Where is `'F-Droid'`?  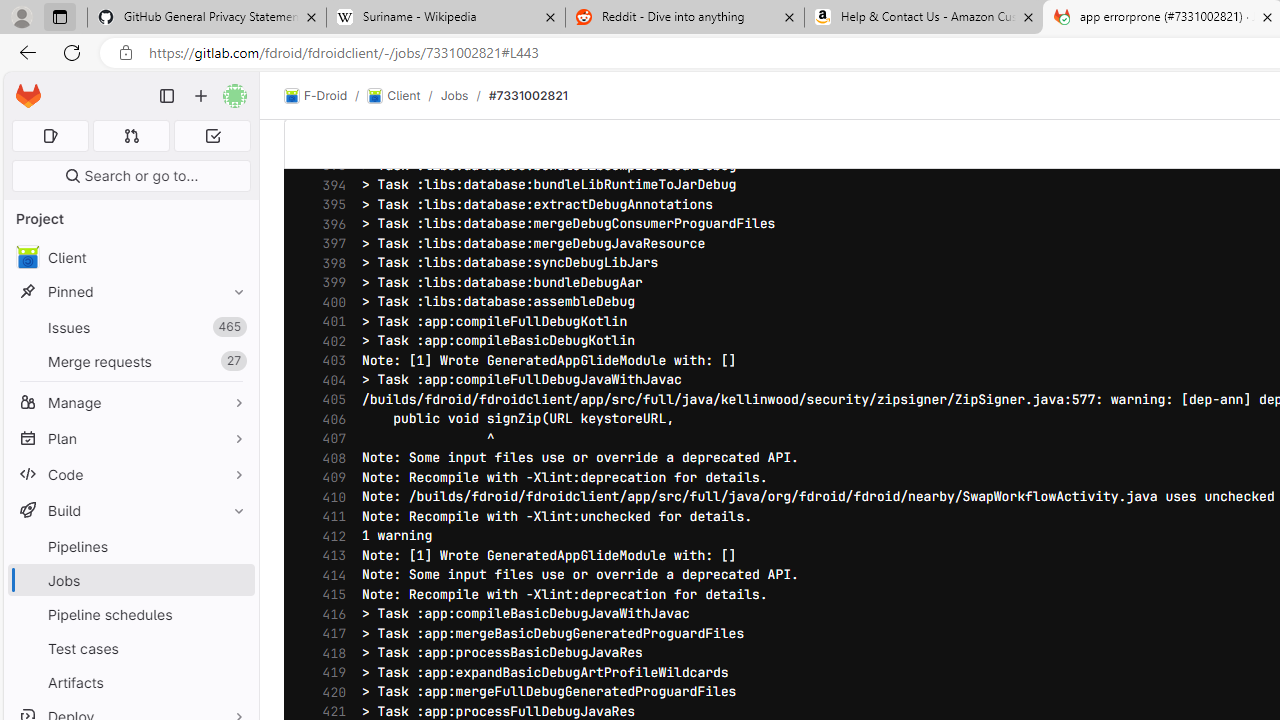
'F-Droid' is located at coordinates (315, 96).